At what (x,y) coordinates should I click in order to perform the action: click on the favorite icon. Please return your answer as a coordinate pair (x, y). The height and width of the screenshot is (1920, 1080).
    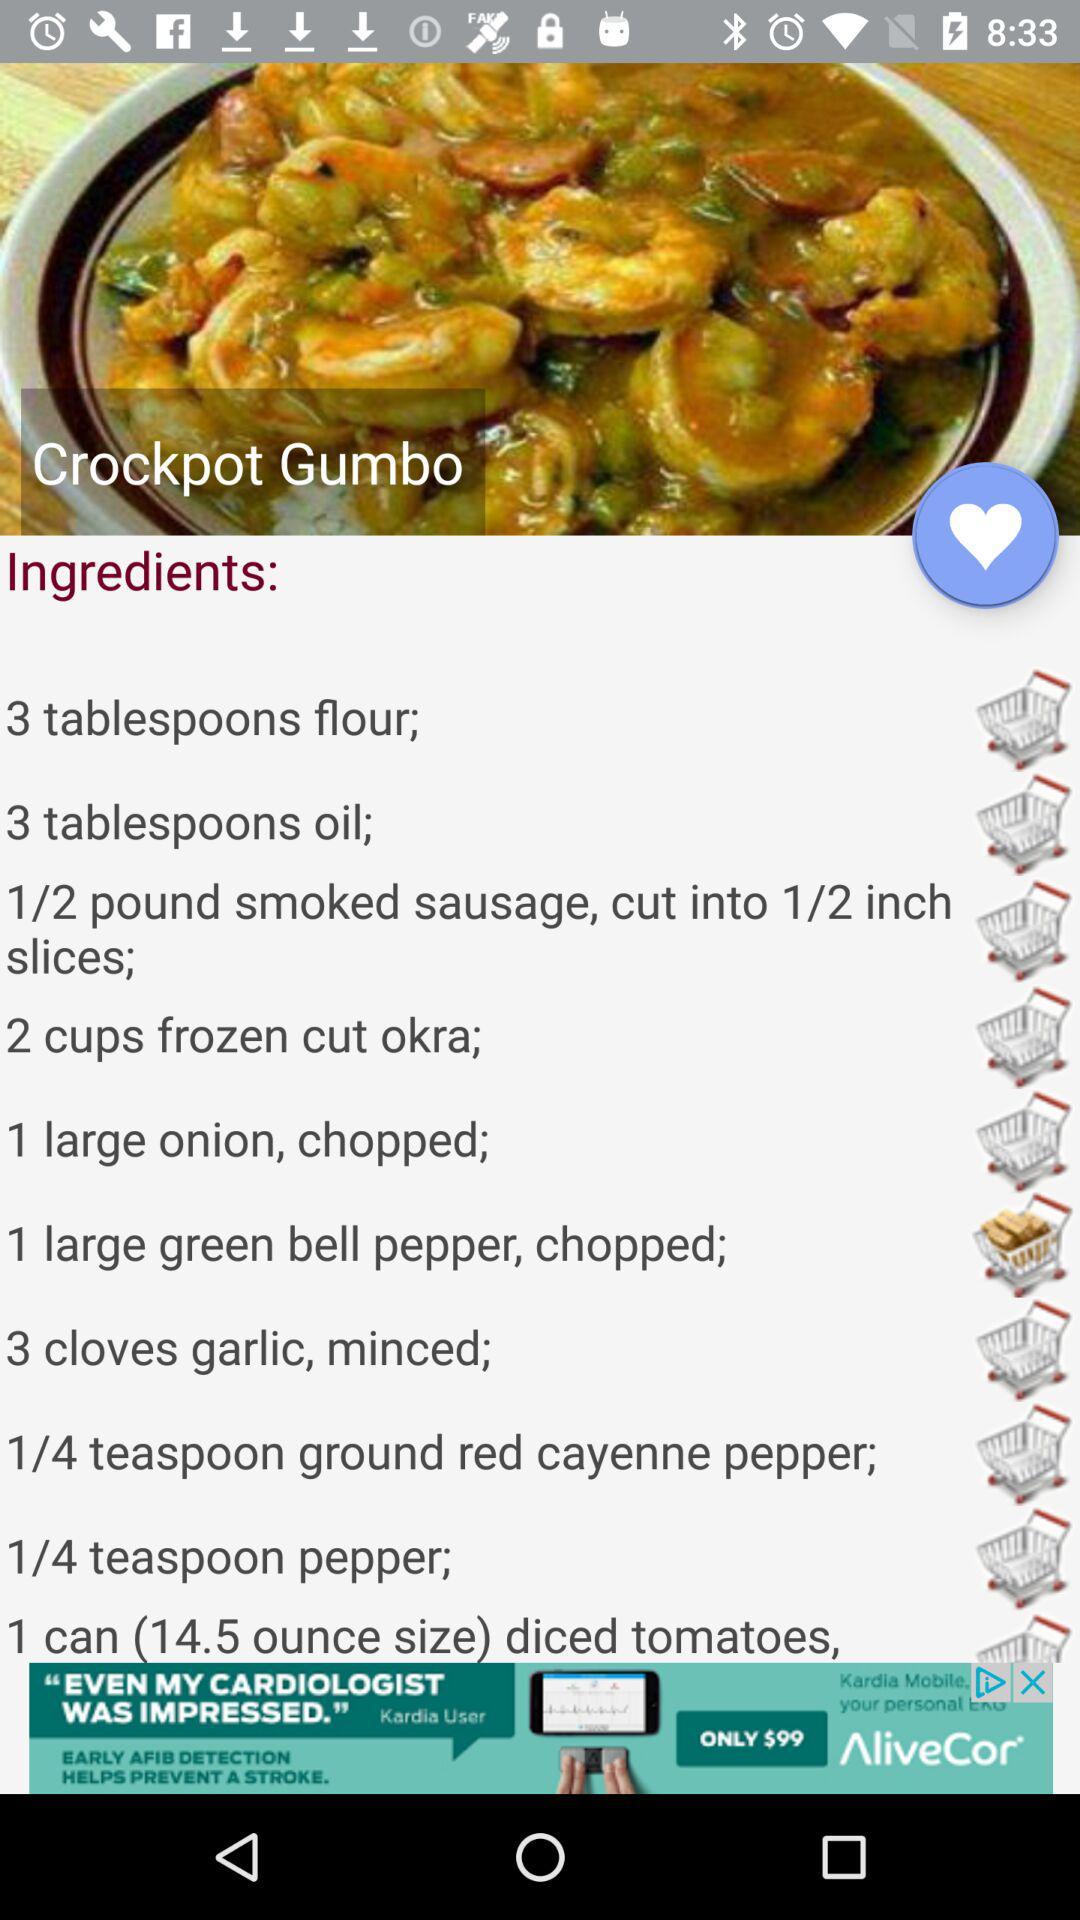
    Looking at the image, I should click on (984, 535).